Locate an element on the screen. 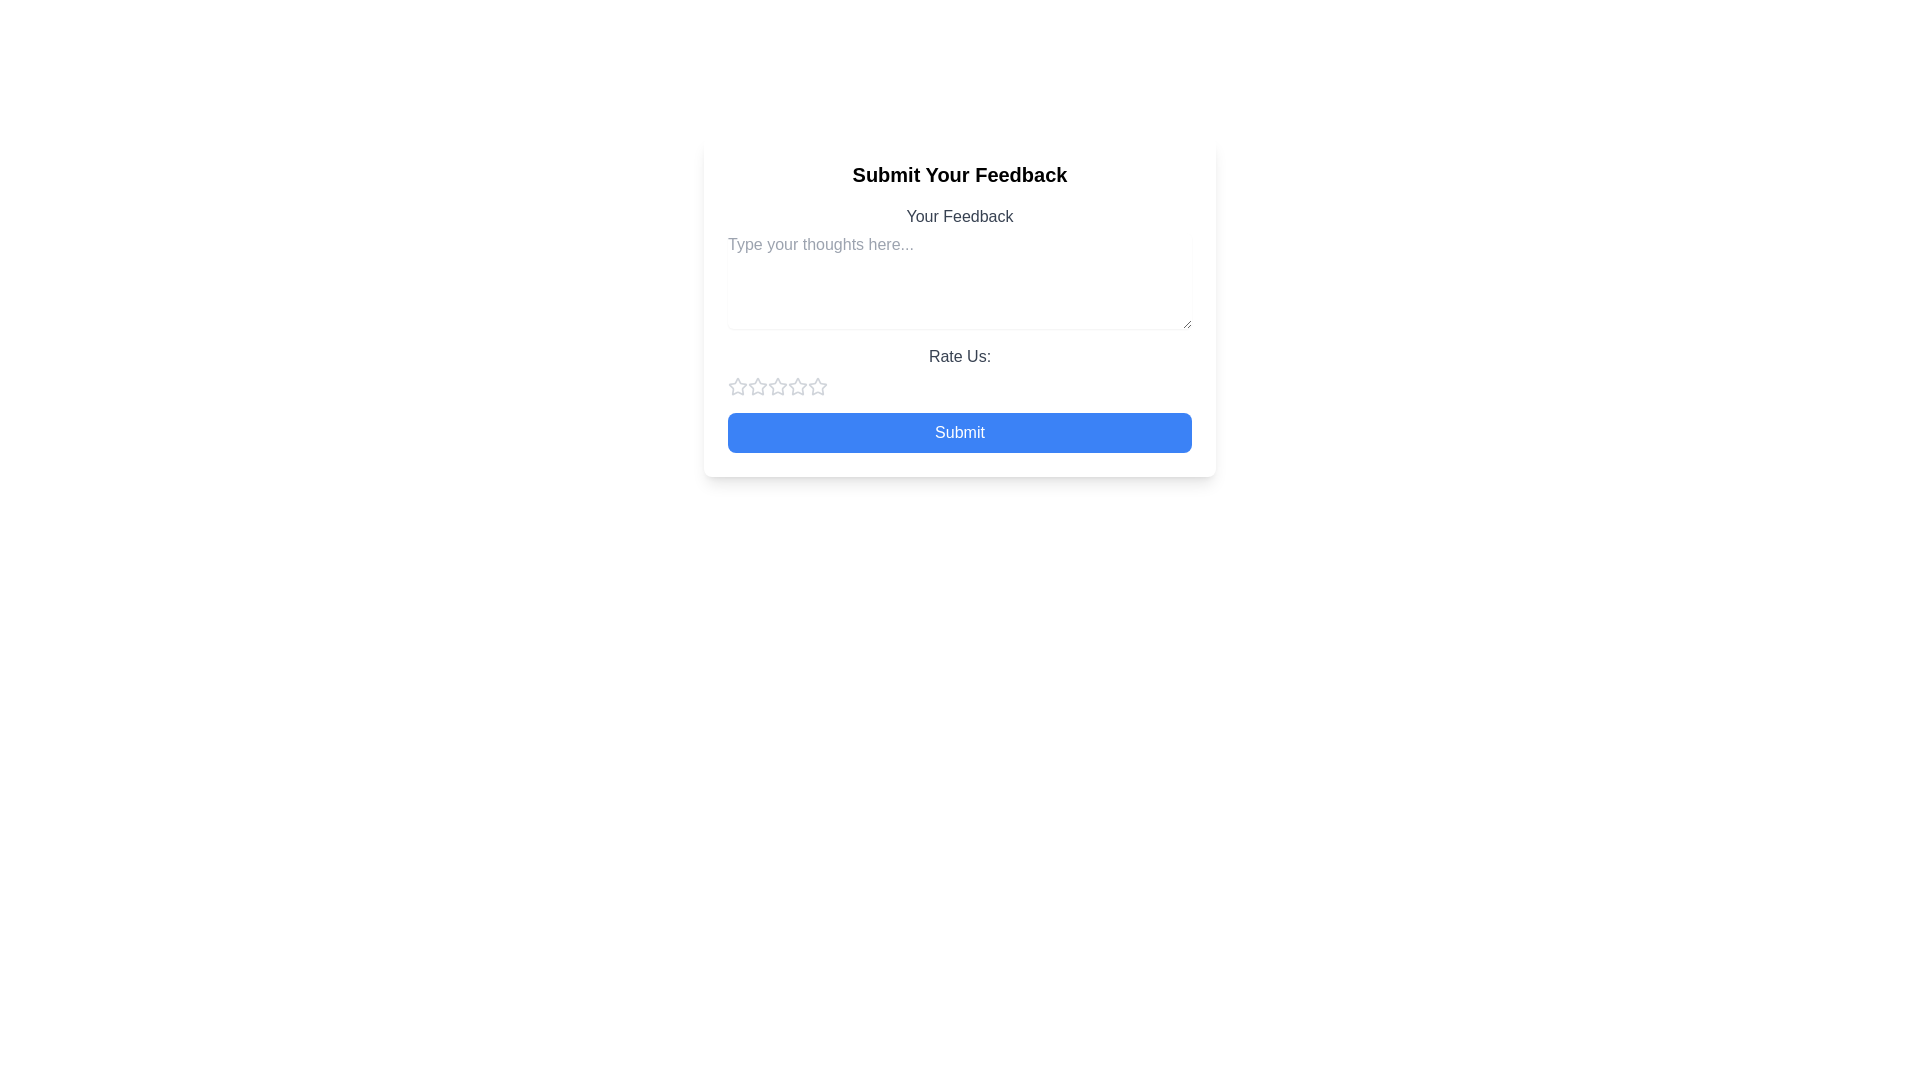 This screenshot has width=1920, height=1080. the static text label that prompts users to rate their experience, located above the row of star icons in the feedback submission form is located at coordinates (960, 355).